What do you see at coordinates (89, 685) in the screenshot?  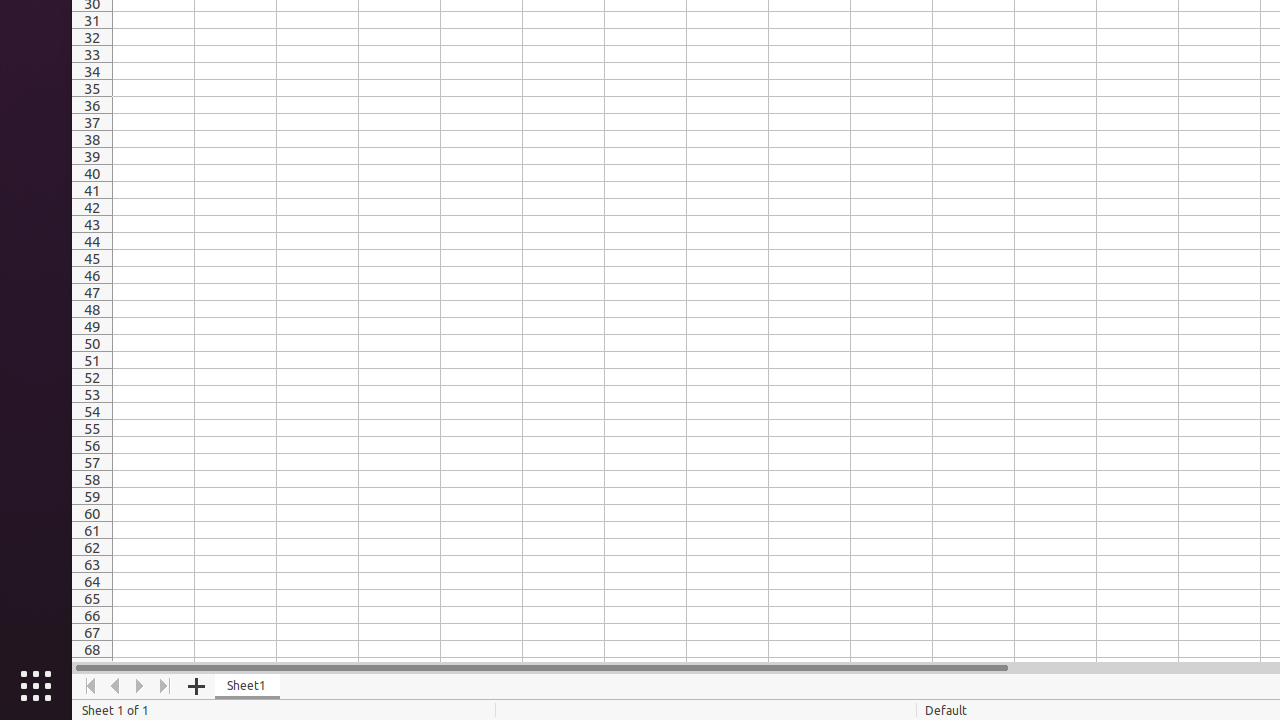 I see `'Move To Home'` at bounding box center [89, 685].